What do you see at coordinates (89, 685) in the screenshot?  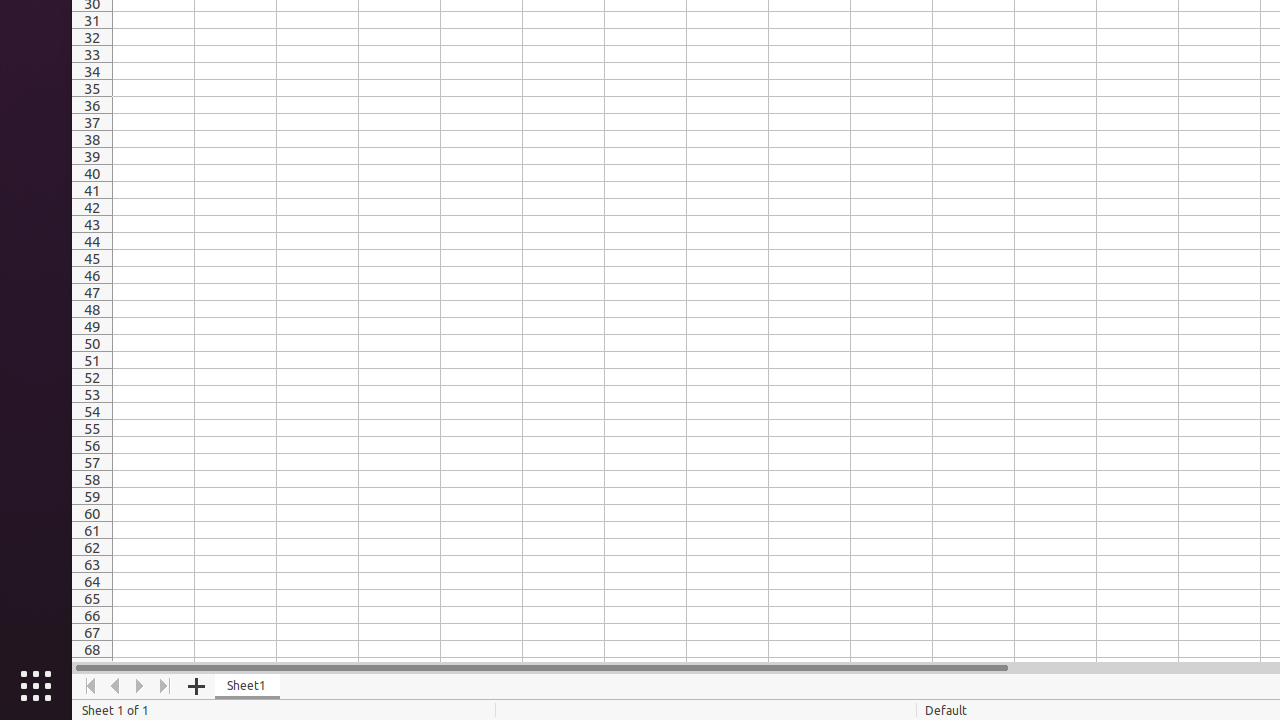 I see `'Move To Home'` at bounding box center [89, 685].